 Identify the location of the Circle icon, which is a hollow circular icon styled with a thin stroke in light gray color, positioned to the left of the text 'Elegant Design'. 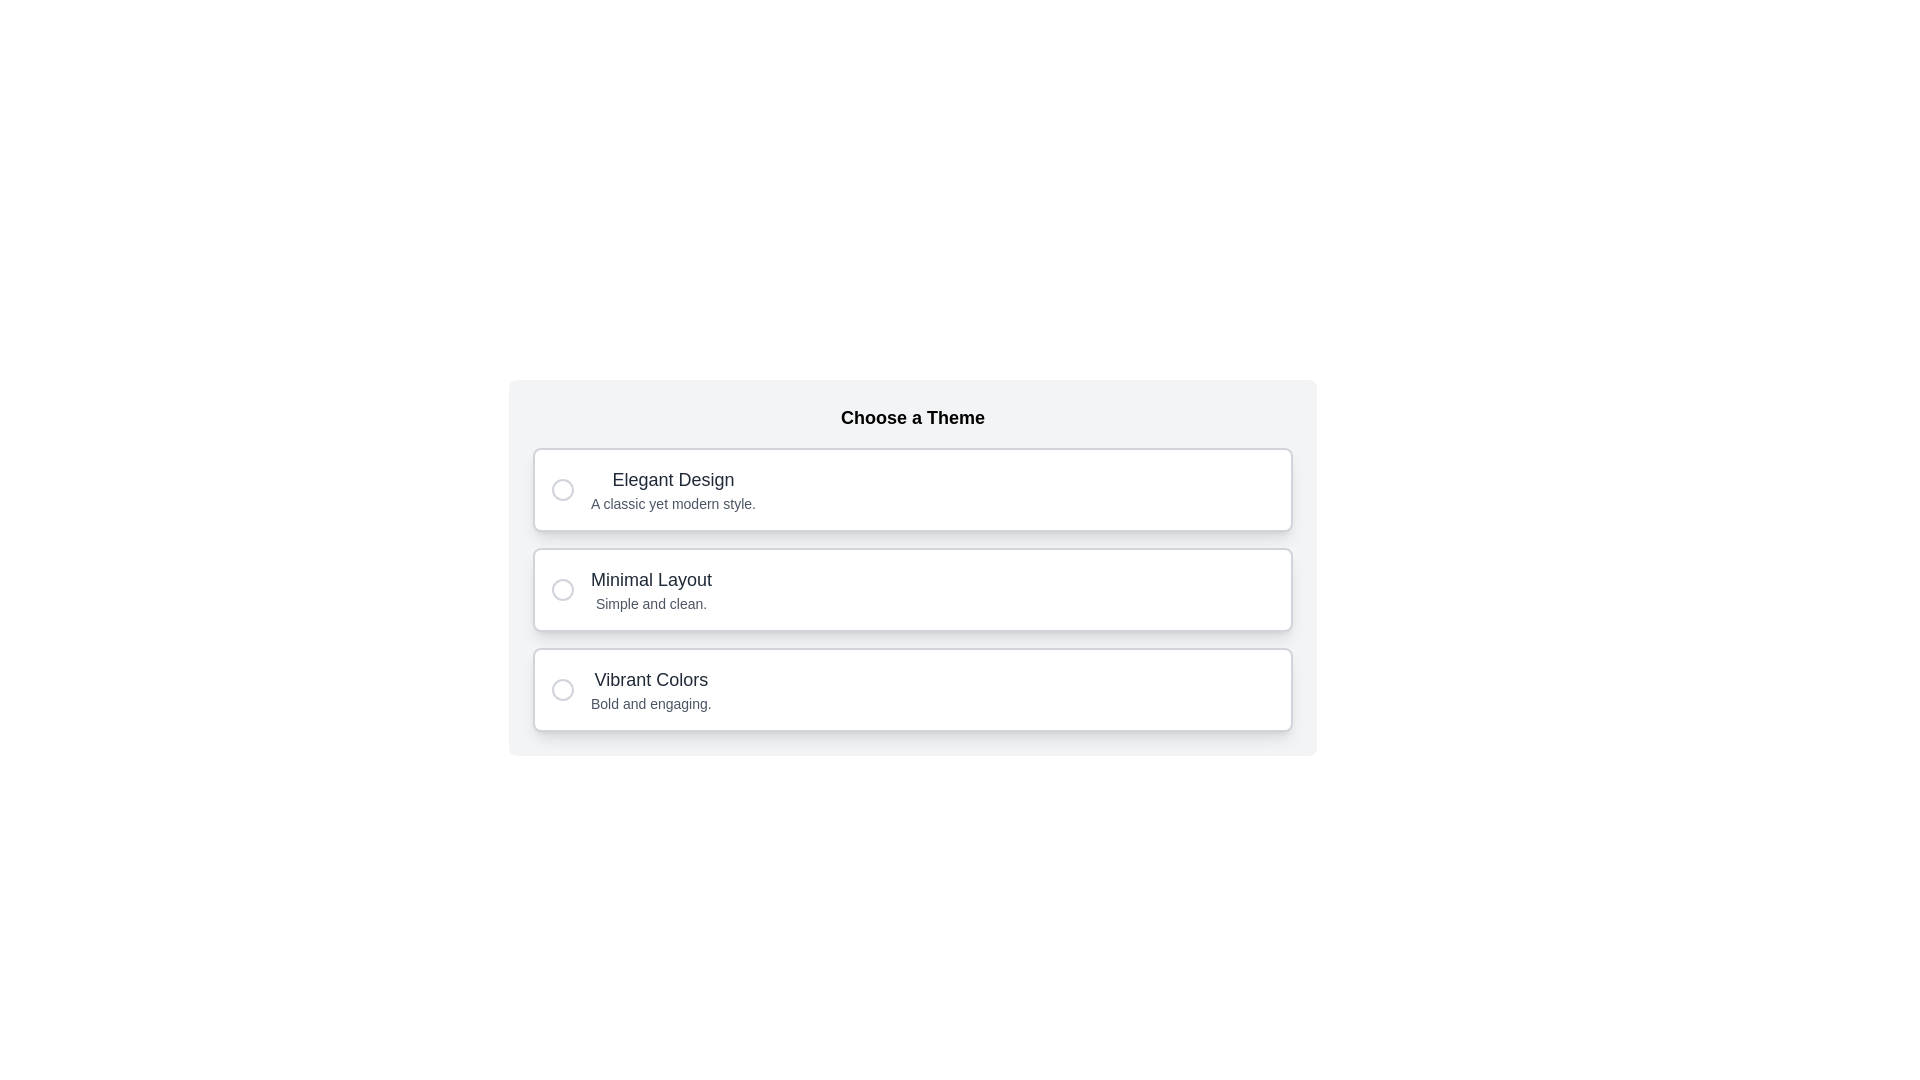
(561, 489).